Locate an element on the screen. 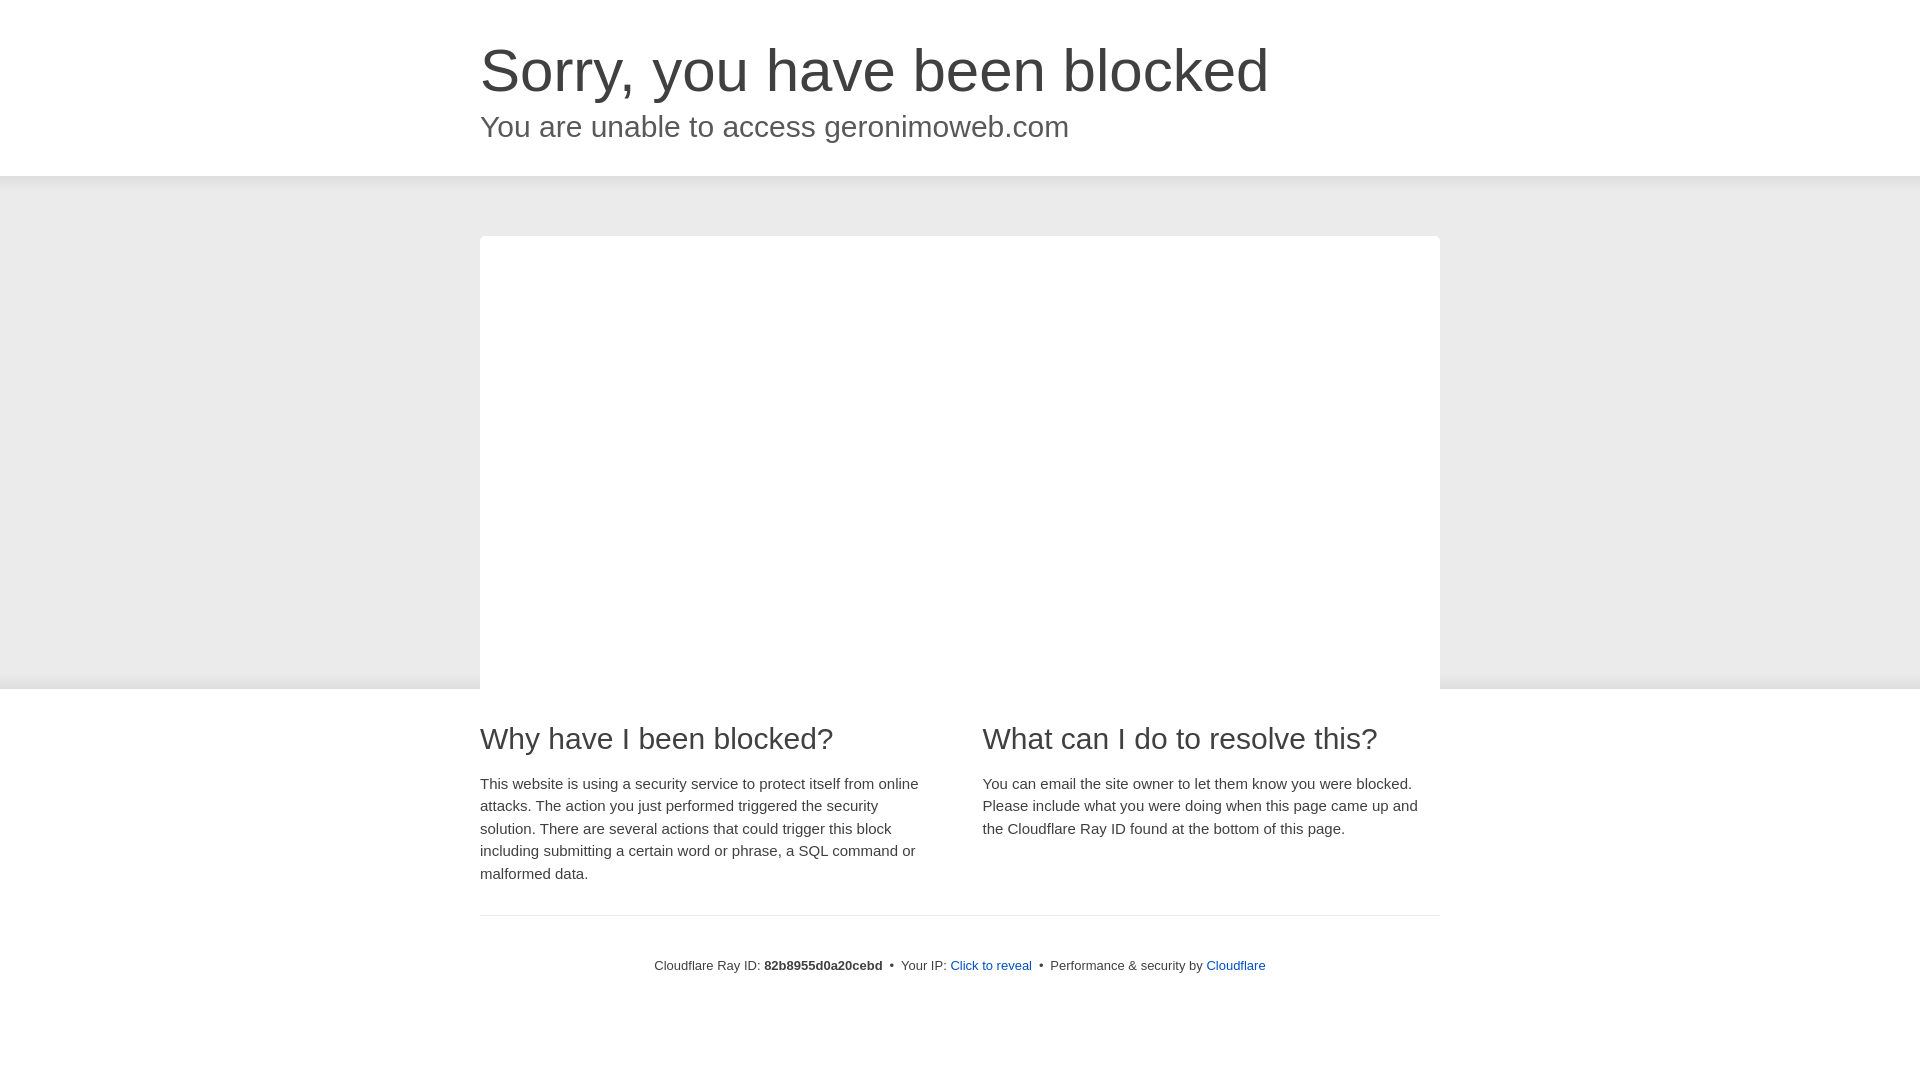  'Cloudflare' is located at coordinates (1234, 964).